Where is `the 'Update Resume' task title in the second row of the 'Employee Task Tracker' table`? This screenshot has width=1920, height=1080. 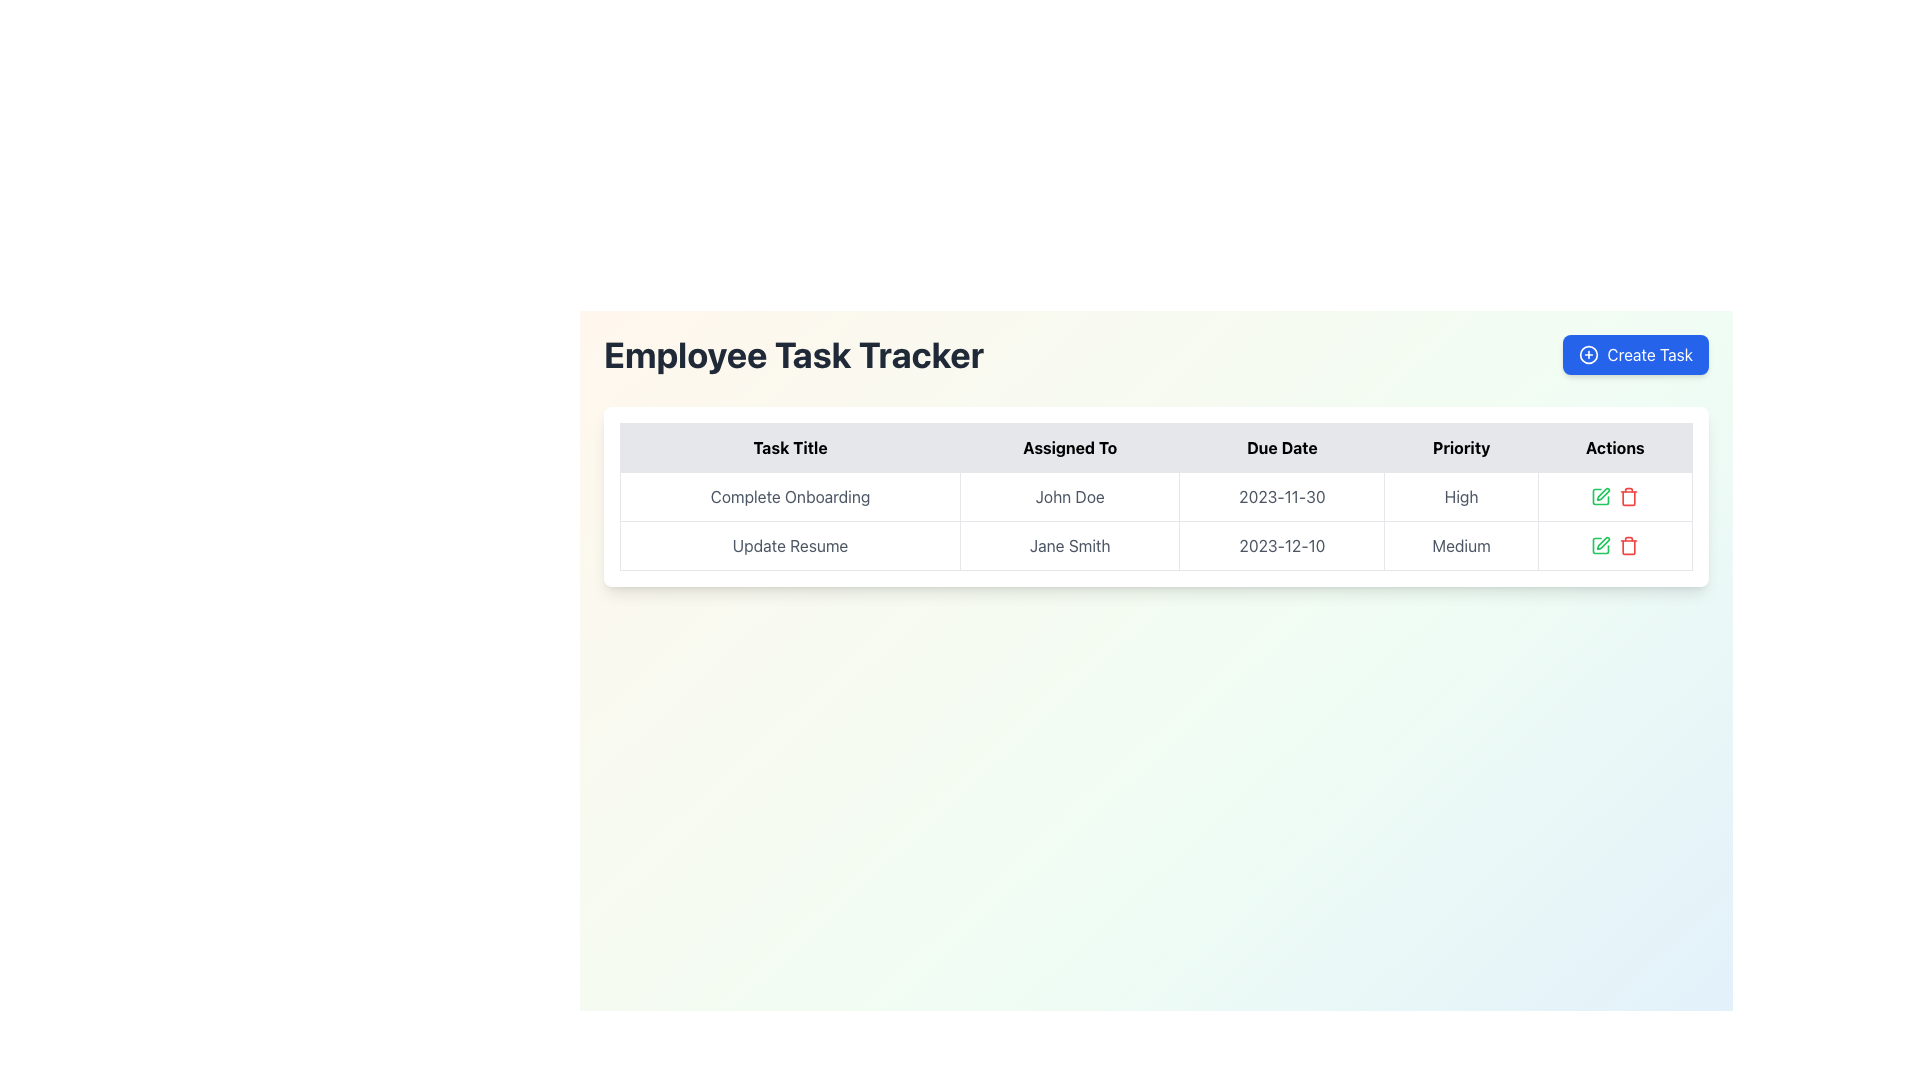
the 'Update Resume' task title in the second row of the 'Employee Task Tracker' table is located at coordinates (789, 546).